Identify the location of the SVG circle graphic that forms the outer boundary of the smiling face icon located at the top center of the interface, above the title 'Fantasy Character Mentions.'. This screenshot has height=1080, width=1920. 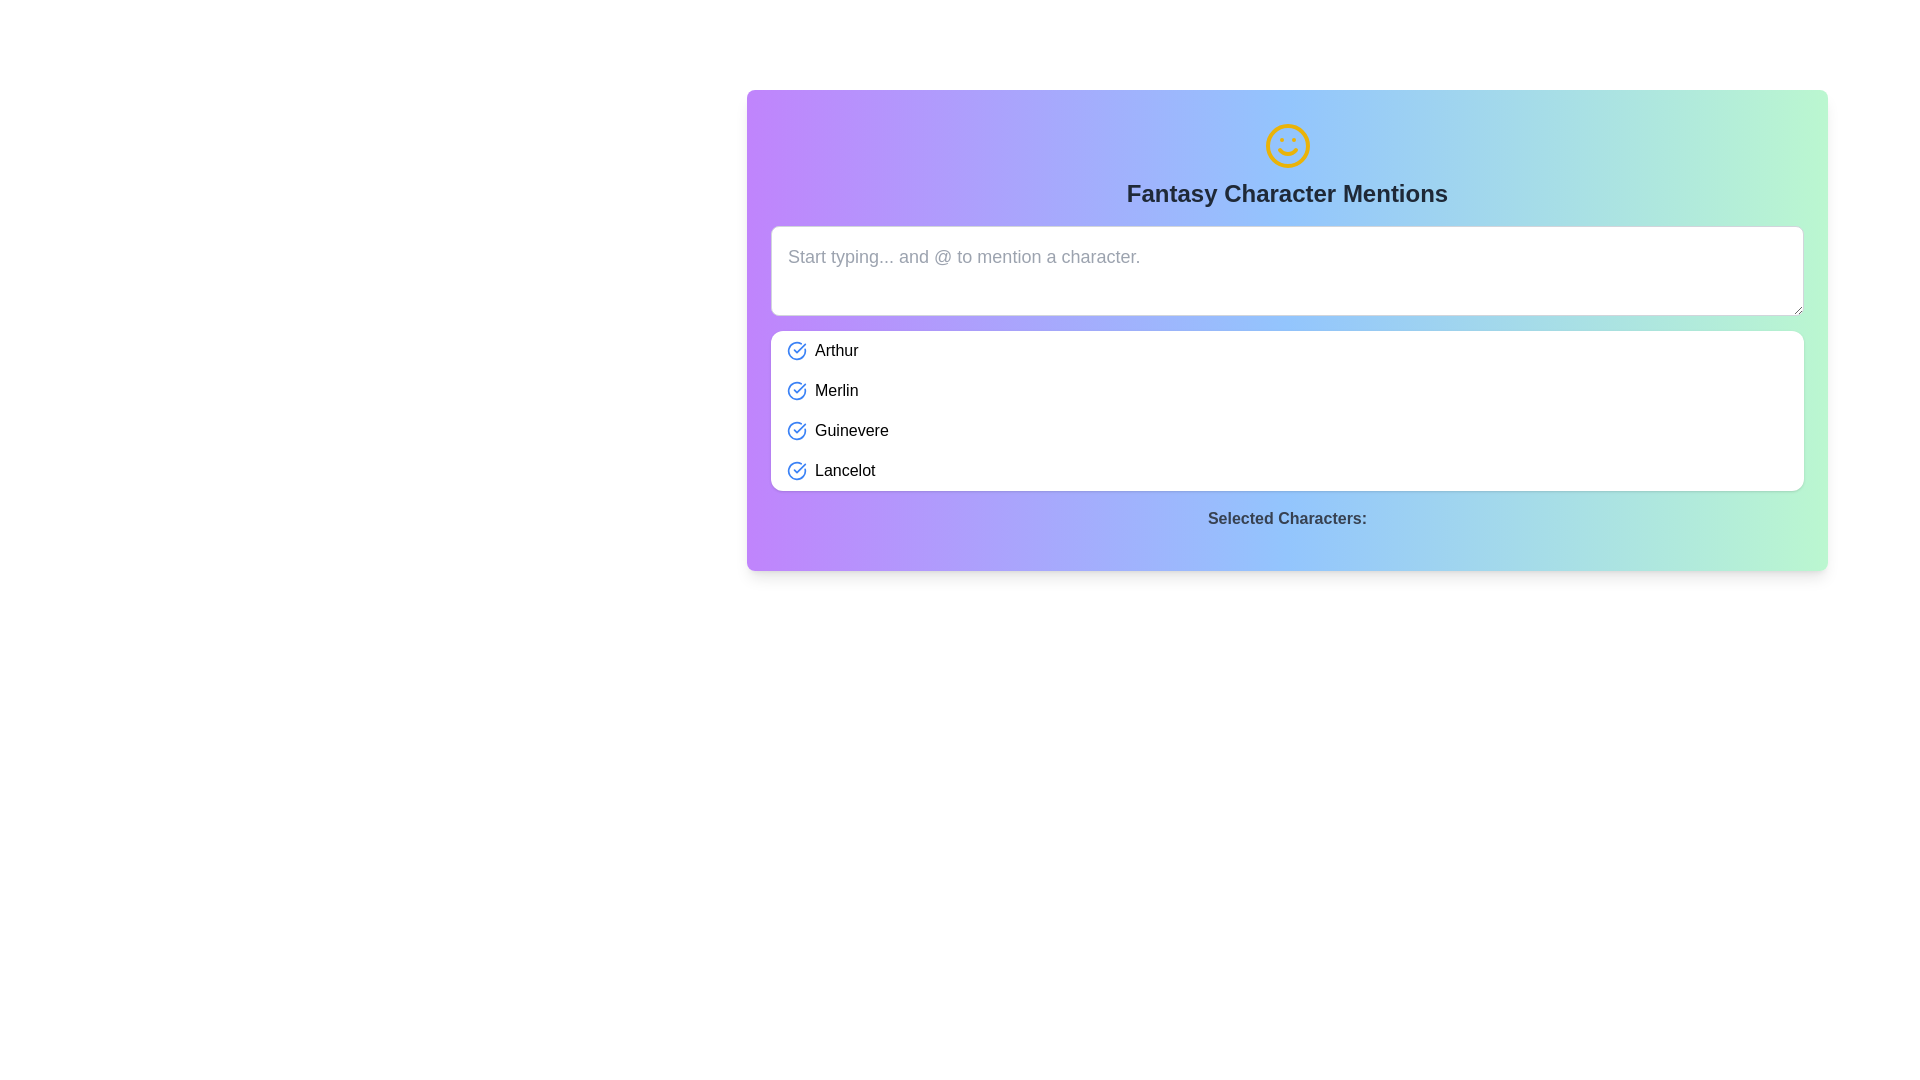
(1287, 145).